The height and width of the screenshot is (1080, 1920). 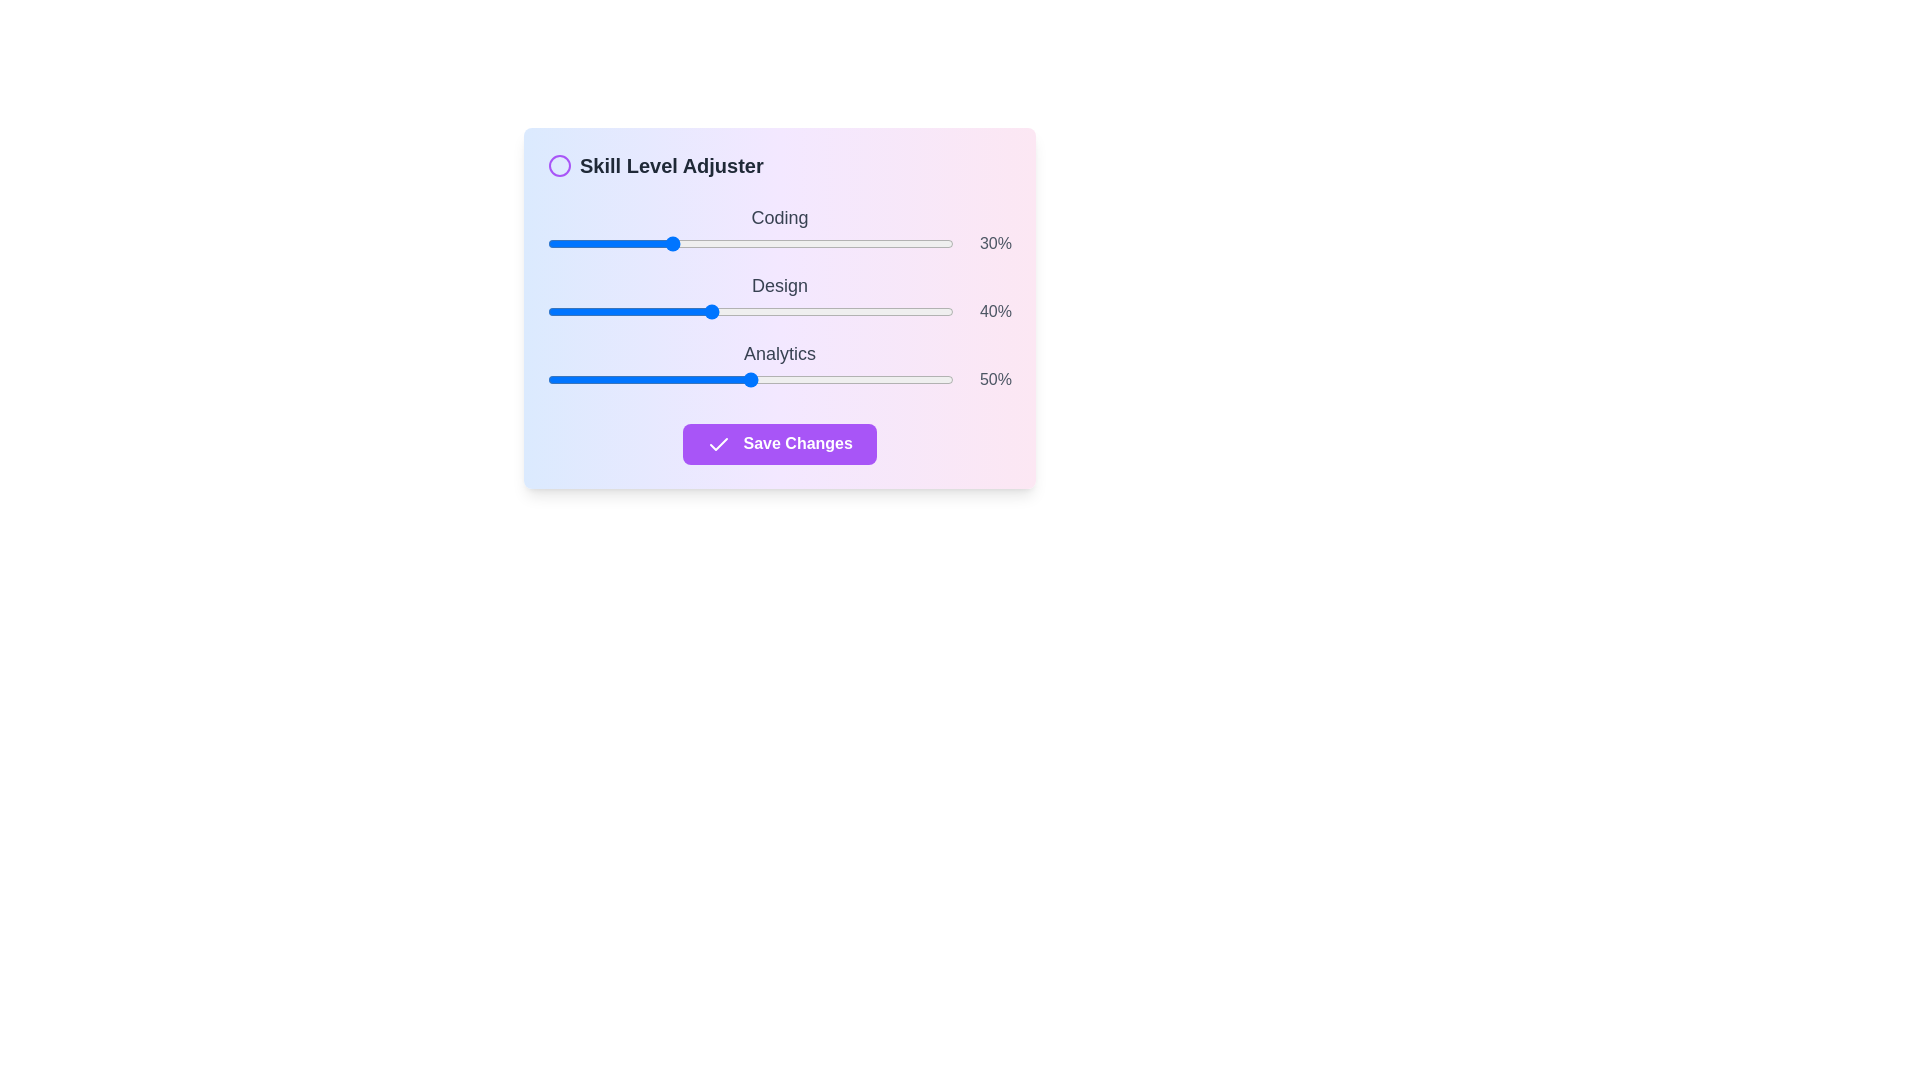 What do you see at coordinates (778, 443) in the screenshot?
I see `the 'Save Changes' button` at bounding box center [778, 443].